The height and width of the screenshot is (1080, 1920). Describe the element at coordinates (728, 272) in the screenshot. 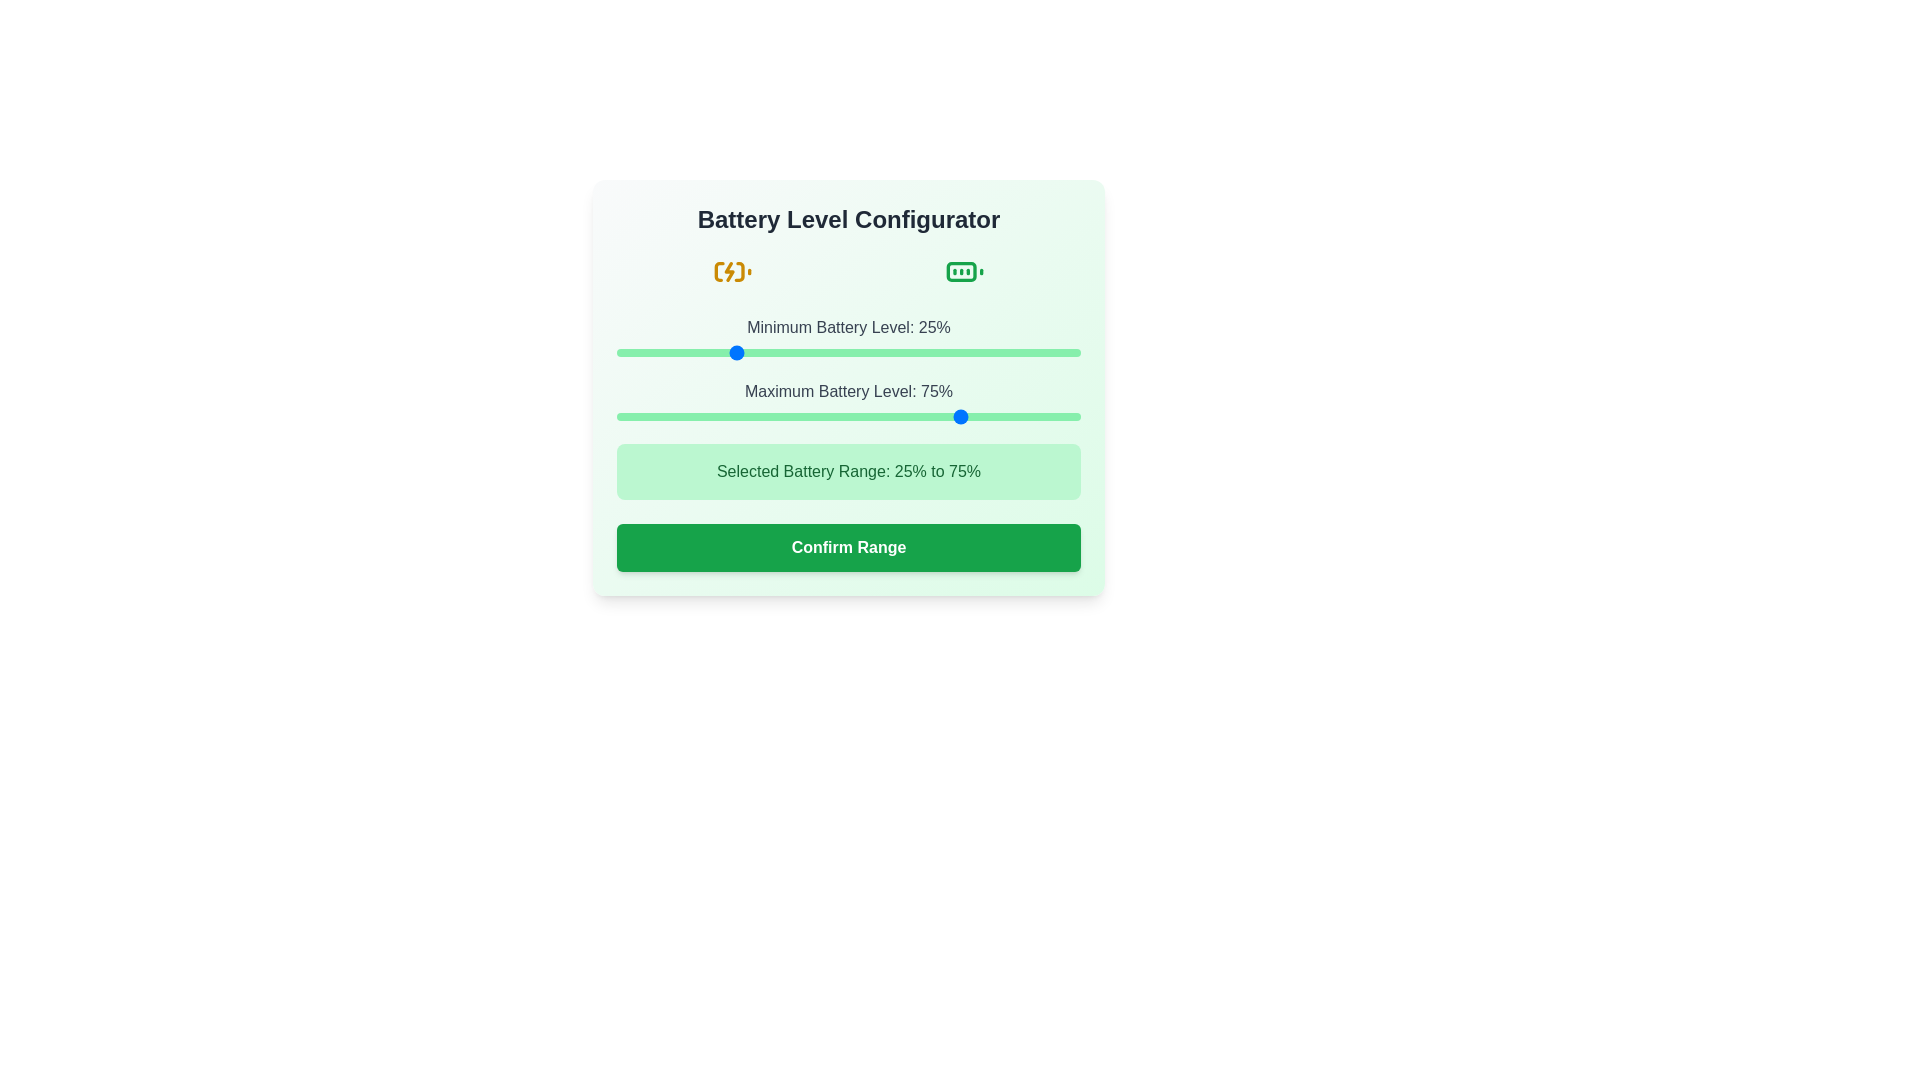

I see `the charging symbol icon located inside the battery icon on the left side of the top section of the interface` at that location.